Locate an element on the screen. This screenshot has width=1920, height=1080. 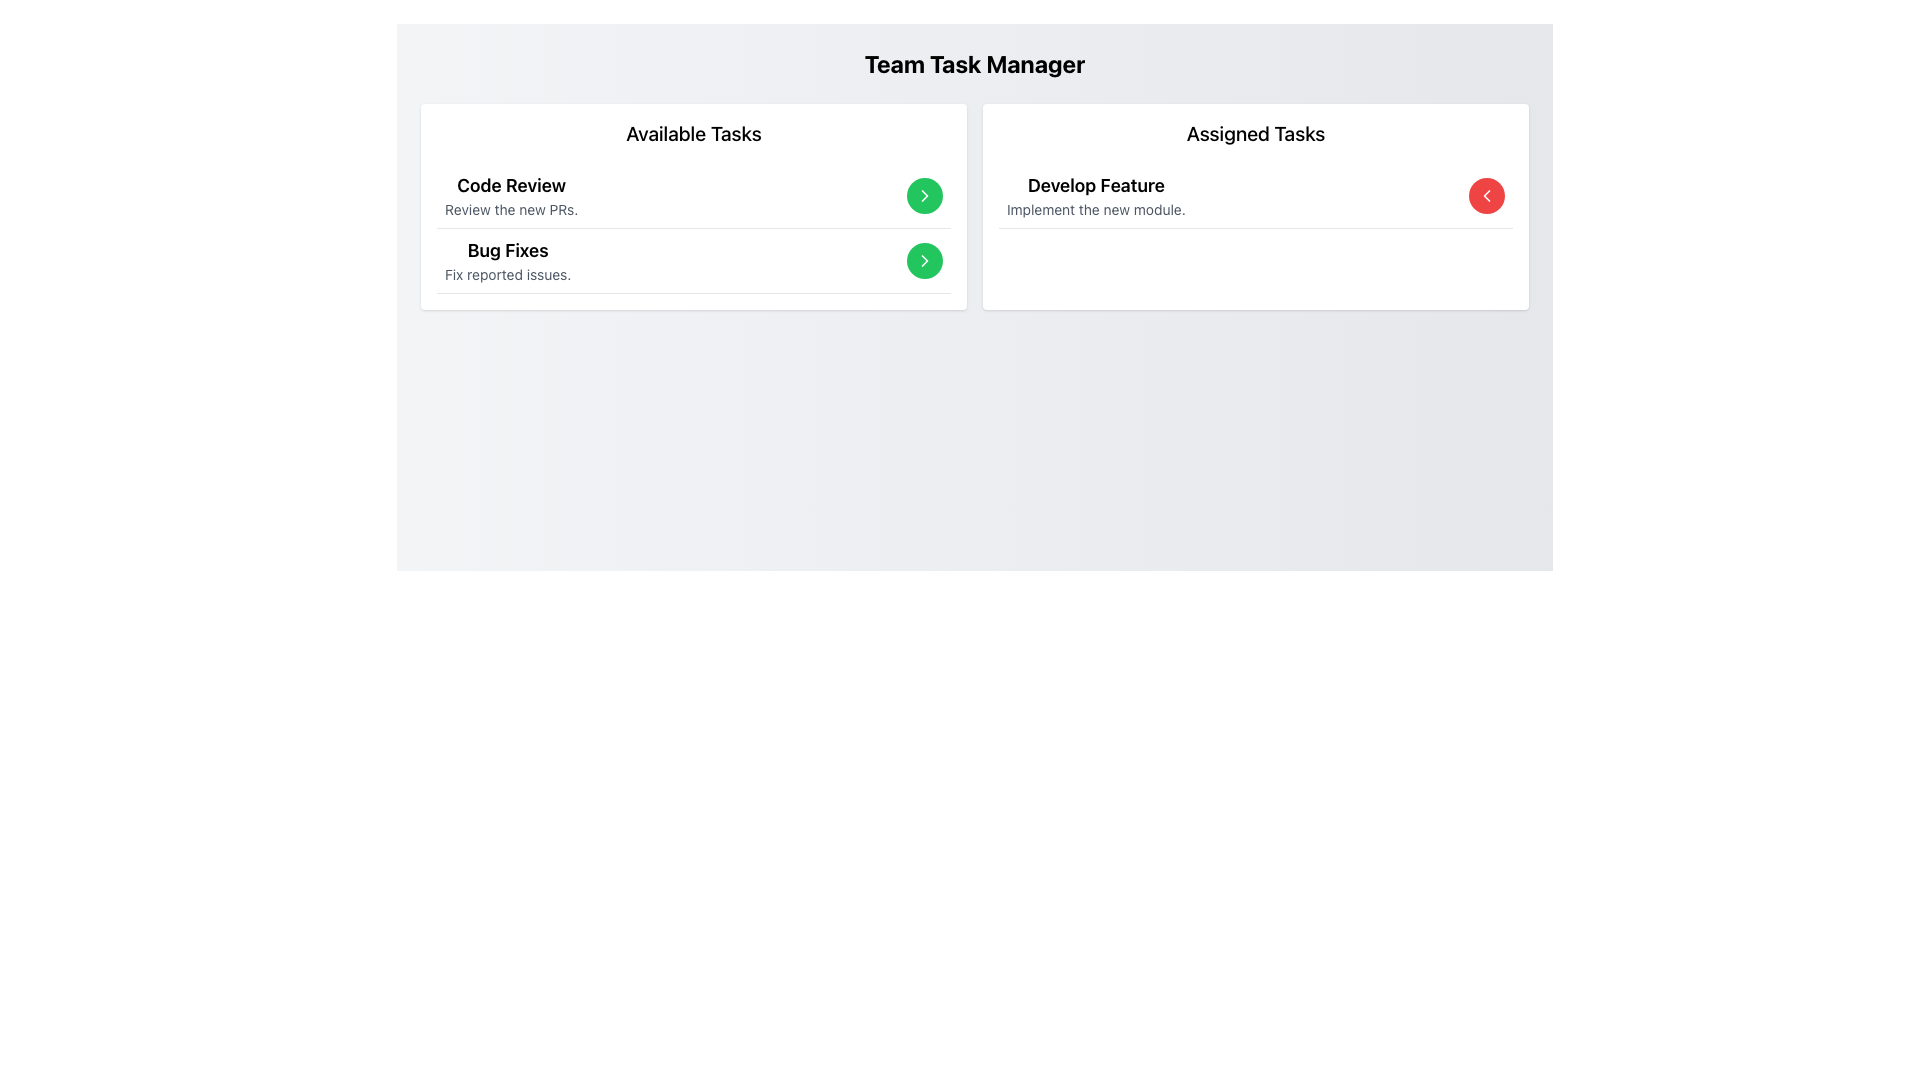
the right-pointing chevron arrow icon within the green circular background in the 'Available Tasks' section is located at coordinates (924, 260).